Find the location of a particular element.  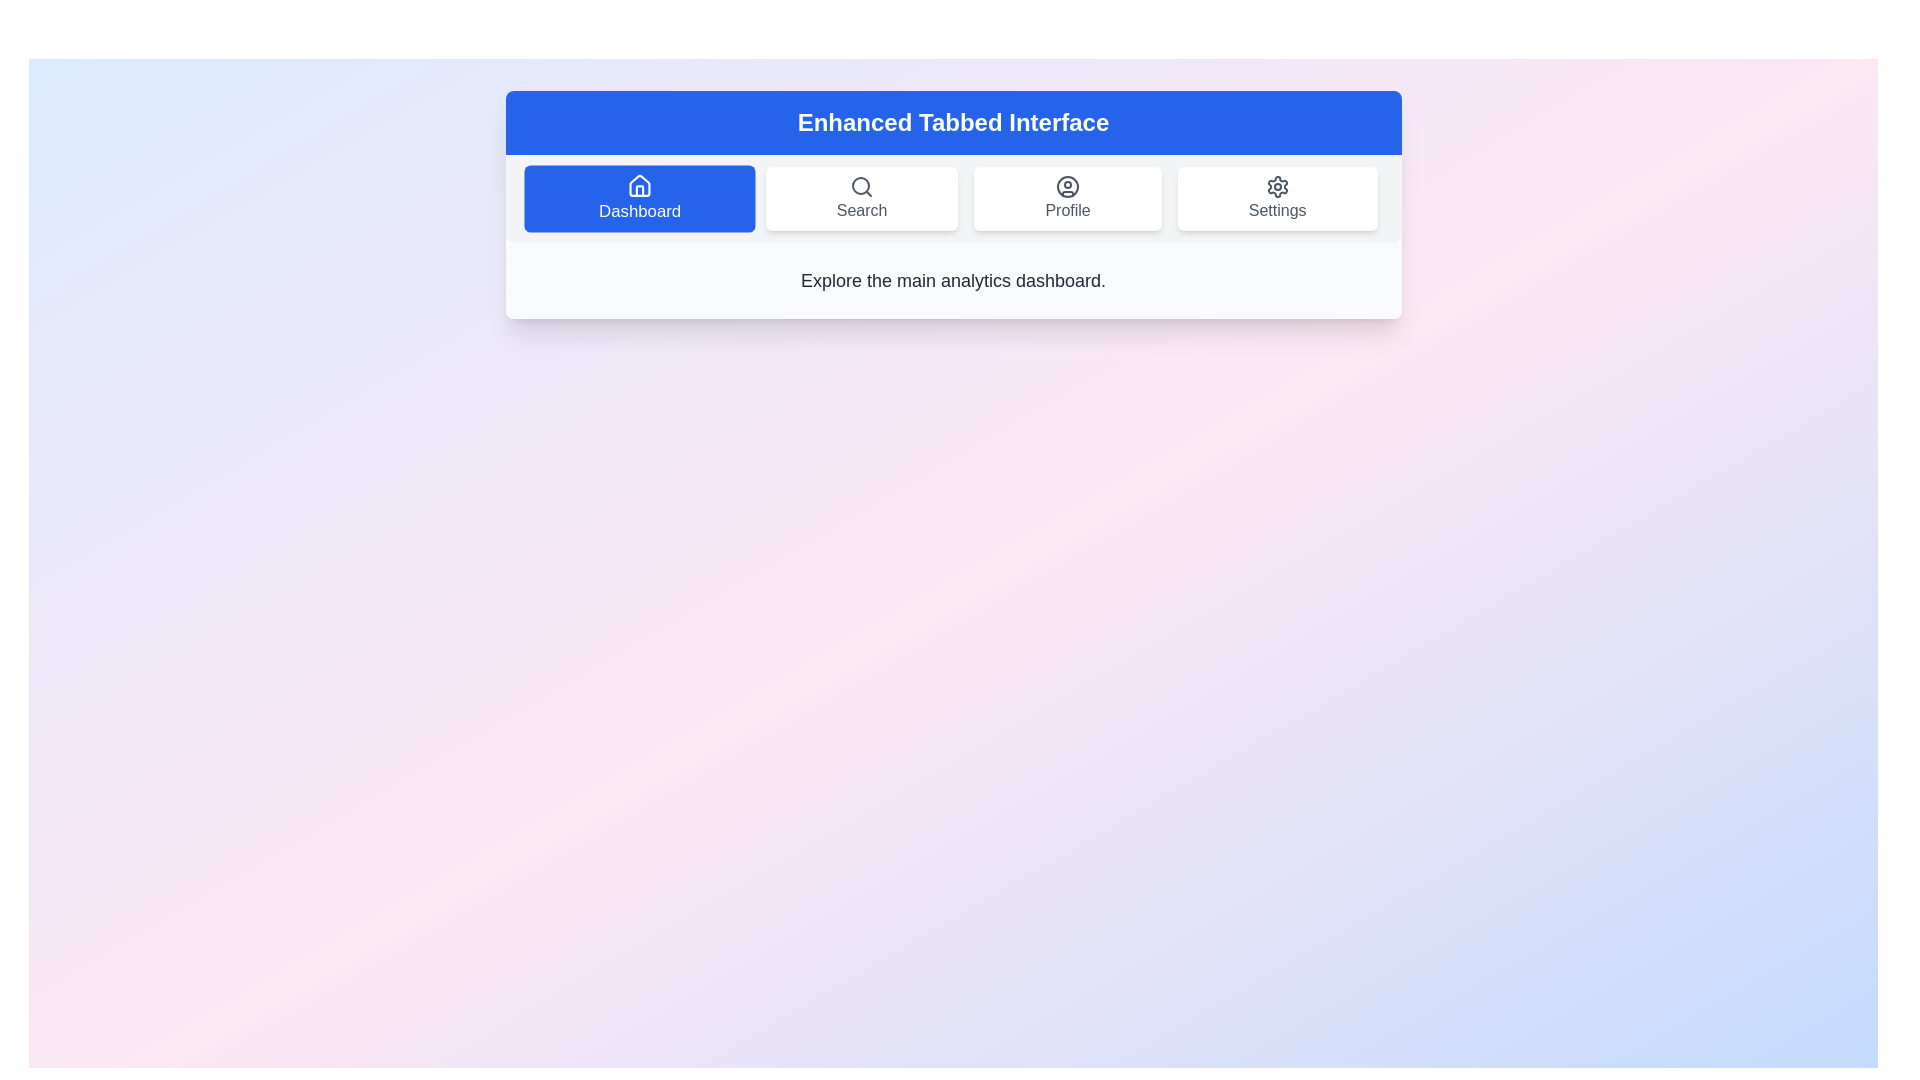

the tab in the Tabbed Navigation Interface is located at coordinates (952, 204).